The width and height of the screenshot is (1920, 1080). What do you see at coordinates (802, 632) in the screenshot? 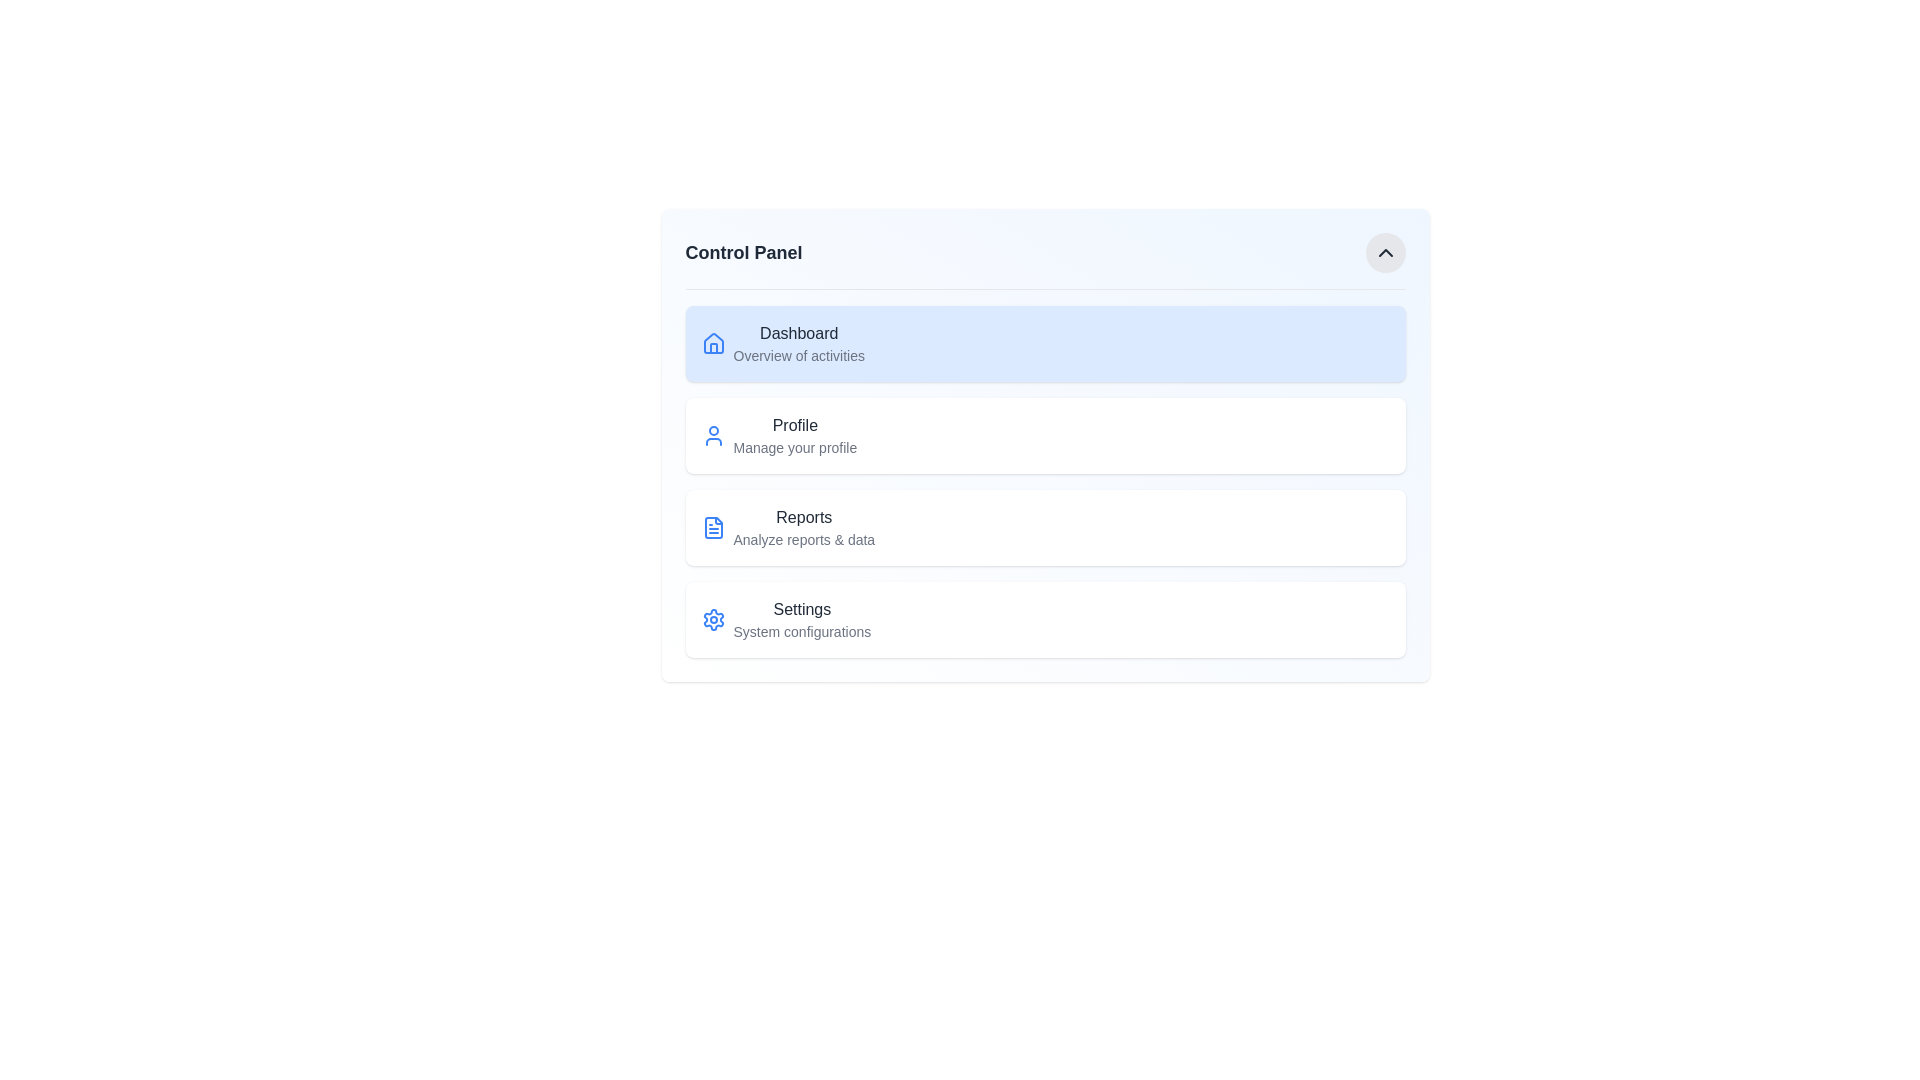
I see `the descriptive subtitle text label related to the 'Settings' option in the control panel` at bounding box center [802, 632].